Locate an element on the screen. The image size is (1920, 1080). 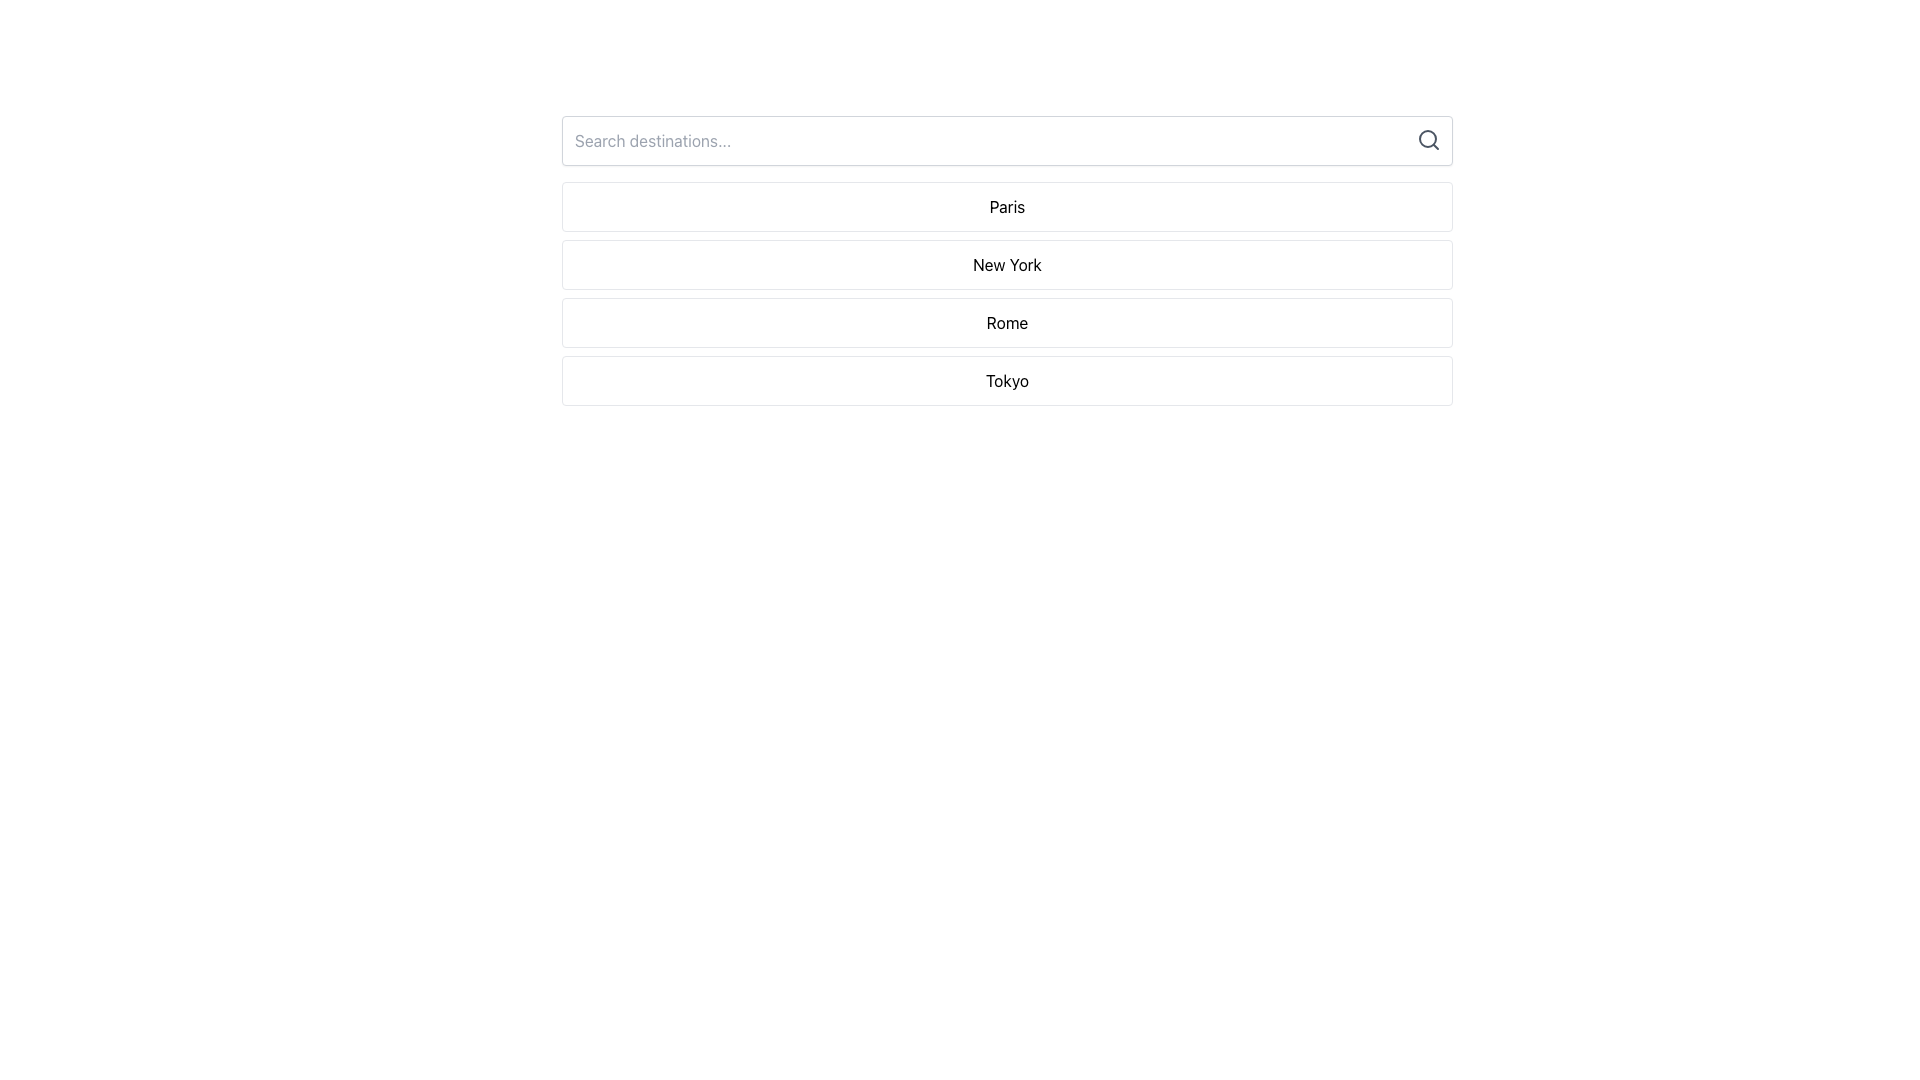
the list item displaying the text 'Paris', which is the first option in a vertically stacked list located directly under the search bar is located at coordinates (1007, 207).